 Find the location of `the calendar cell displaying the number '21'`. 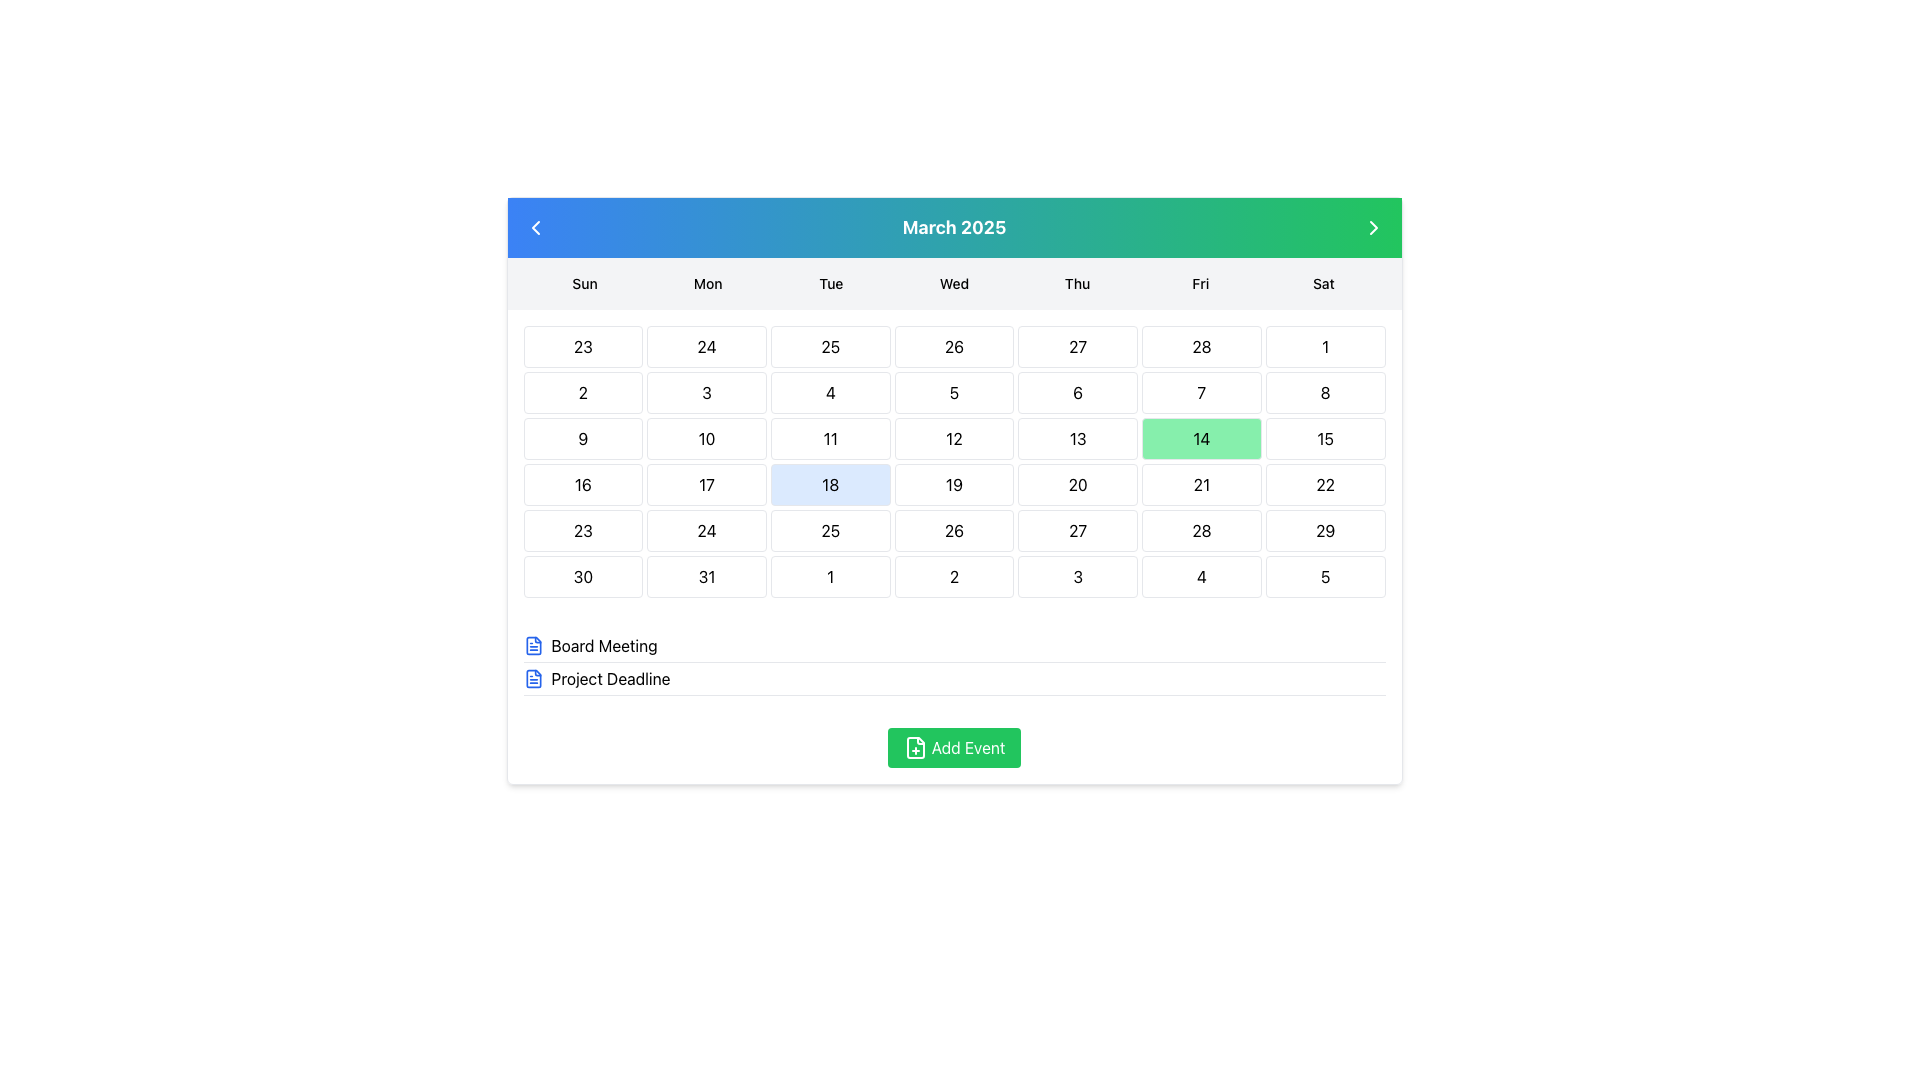

the calendar cell displaying the number '21' is located at coordinates (1200, 485).